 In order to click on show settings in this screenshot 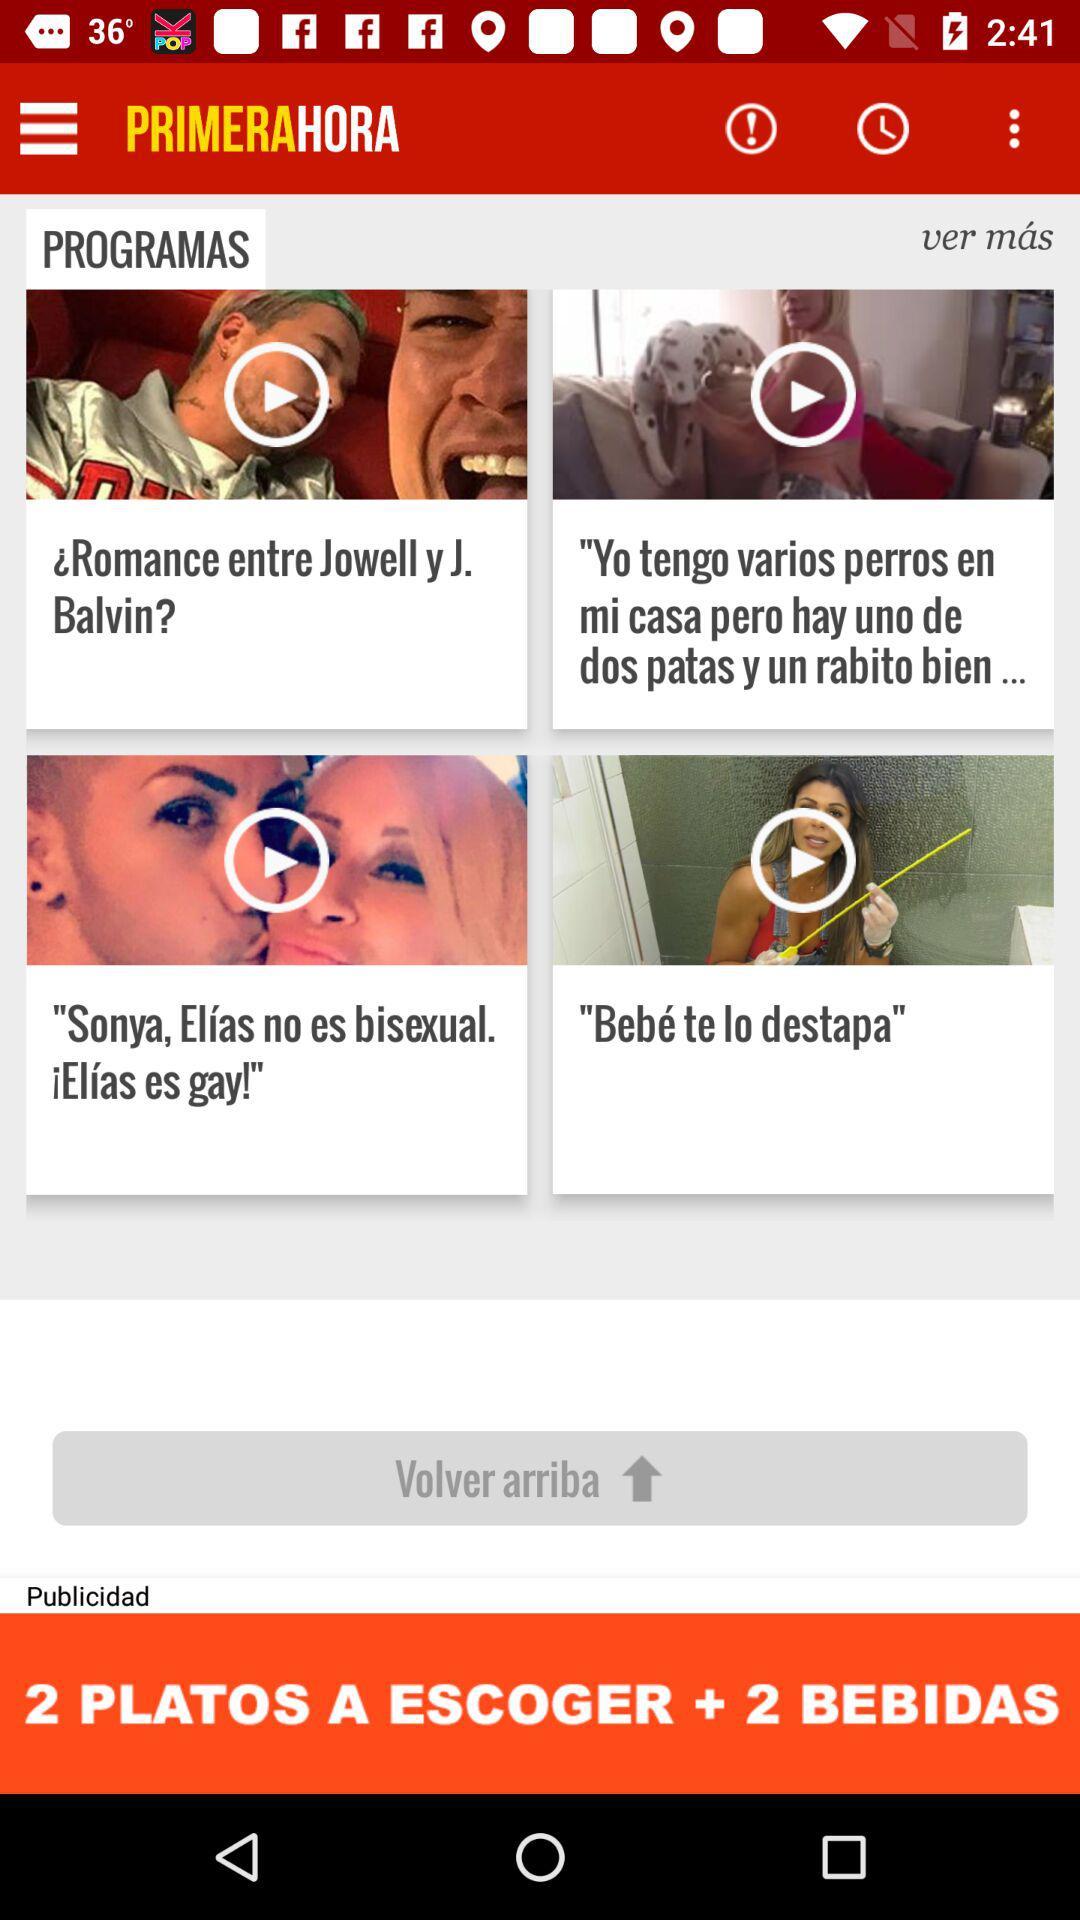, I will do `click(47, 127)`.